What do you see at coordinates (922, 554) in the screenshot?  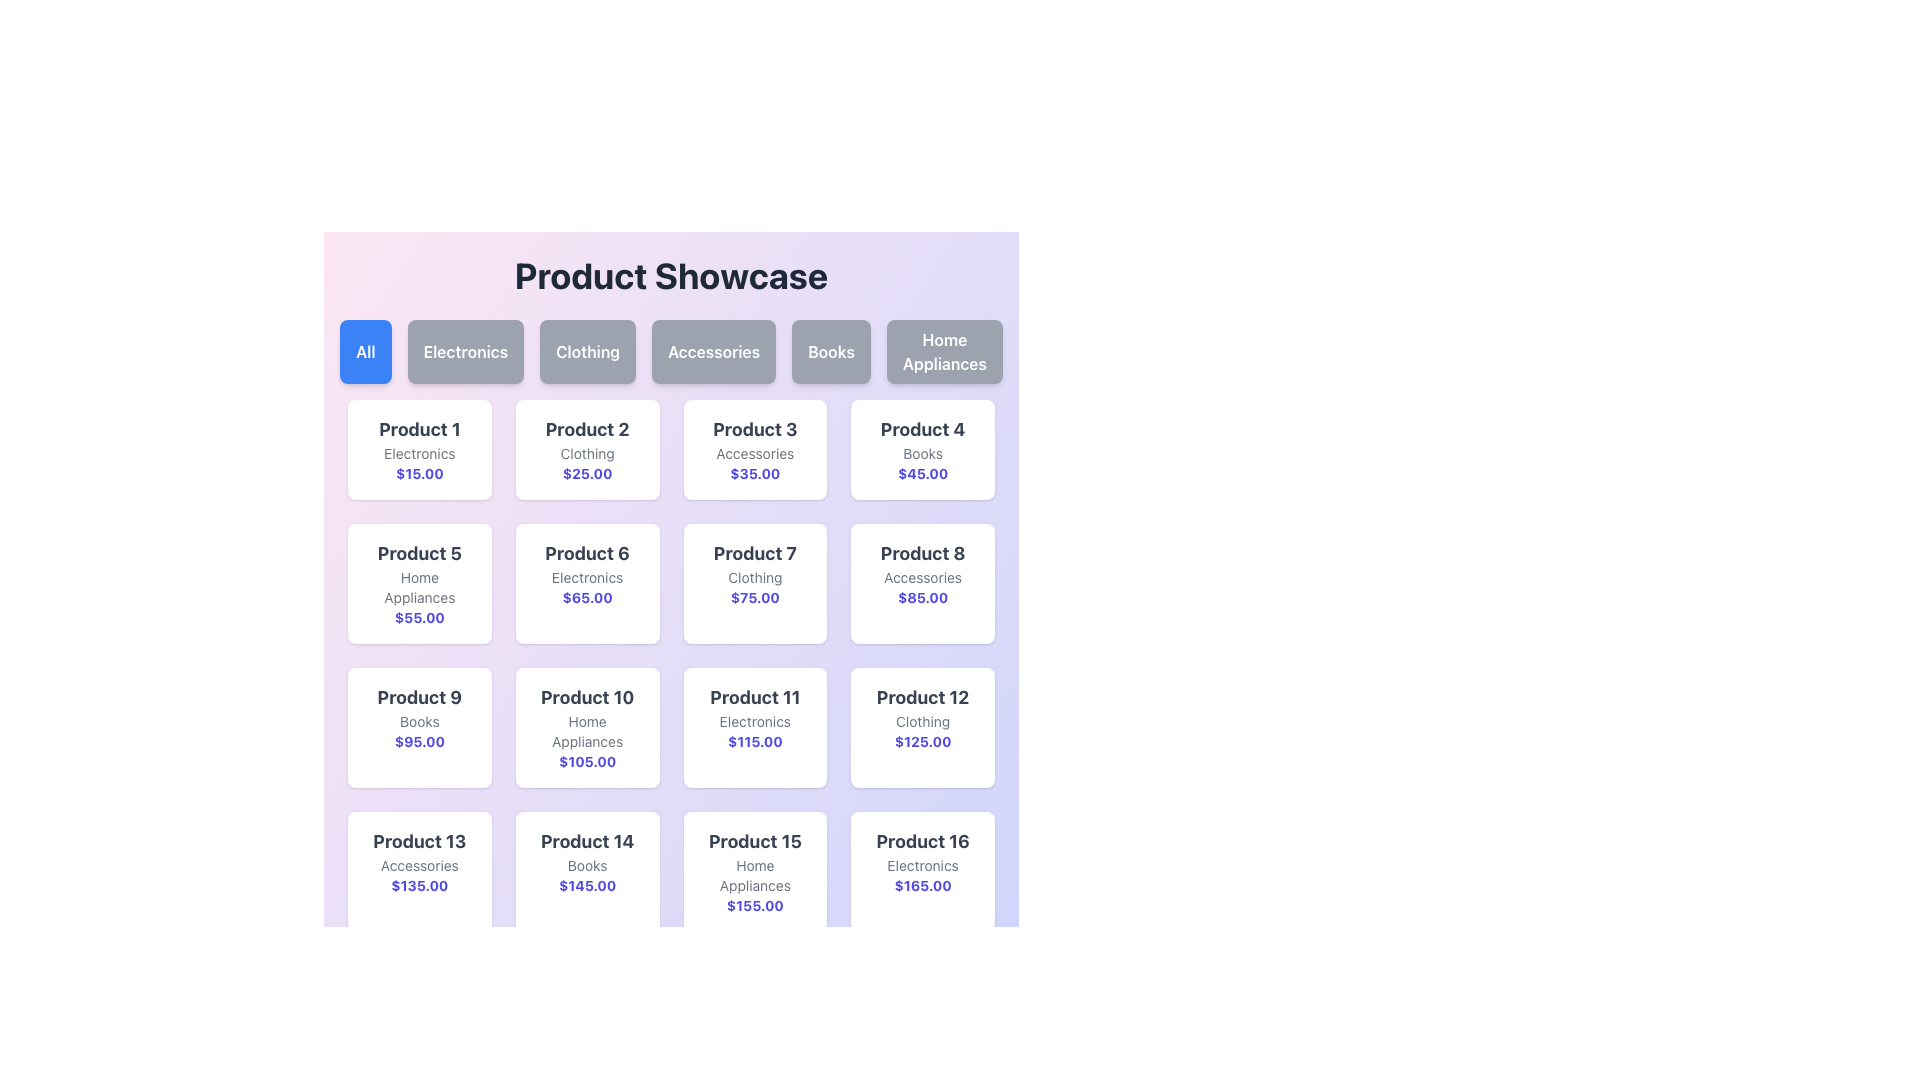 I see `the text element displaying the product name 'Product 8', which is located at the top section of the card in the second row, fourth column of the product showcase grid` at bounding box center [922, 554].